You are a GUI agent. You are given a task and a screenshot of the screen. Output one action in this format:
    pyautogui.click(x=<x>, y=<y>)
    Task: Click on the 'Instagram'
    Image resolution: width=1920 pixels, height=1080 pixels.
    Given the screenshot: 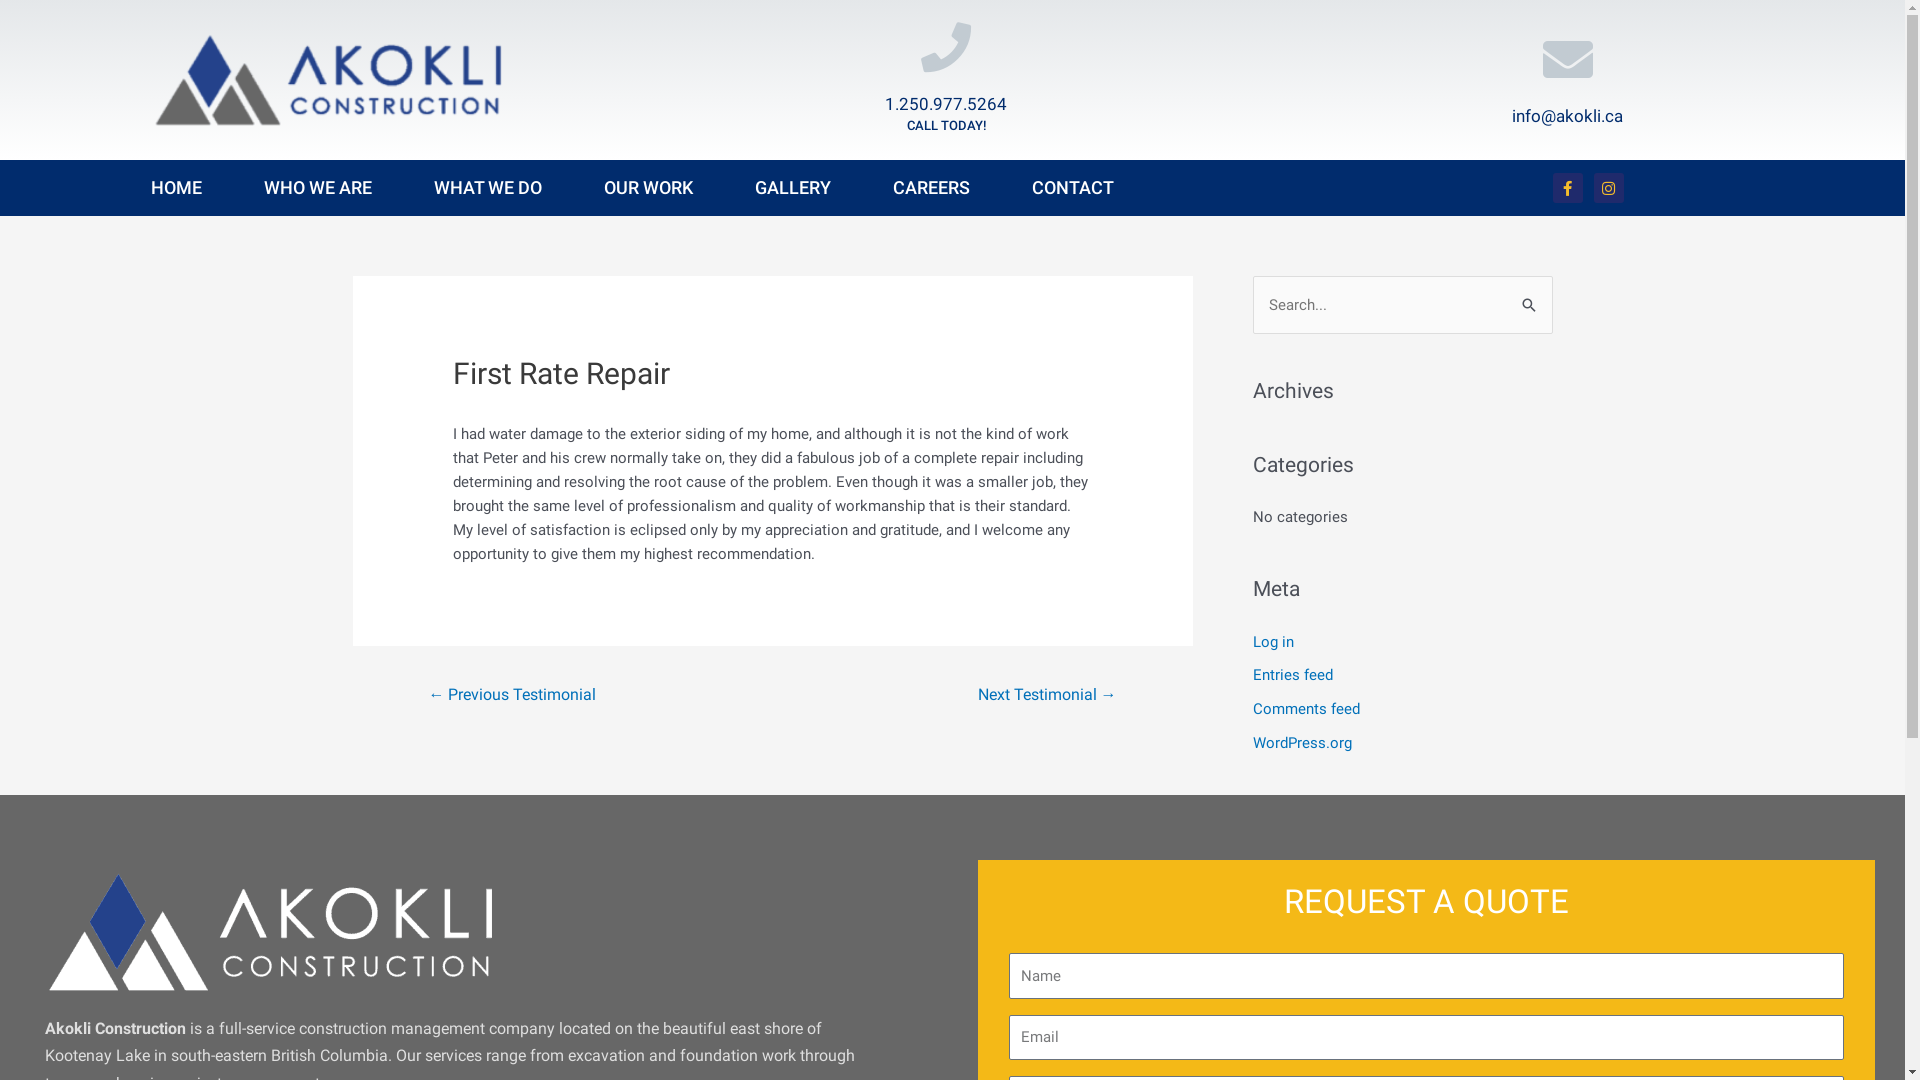 What is the action you would take?
    pyautogui.click(x=1592, y=188)
    